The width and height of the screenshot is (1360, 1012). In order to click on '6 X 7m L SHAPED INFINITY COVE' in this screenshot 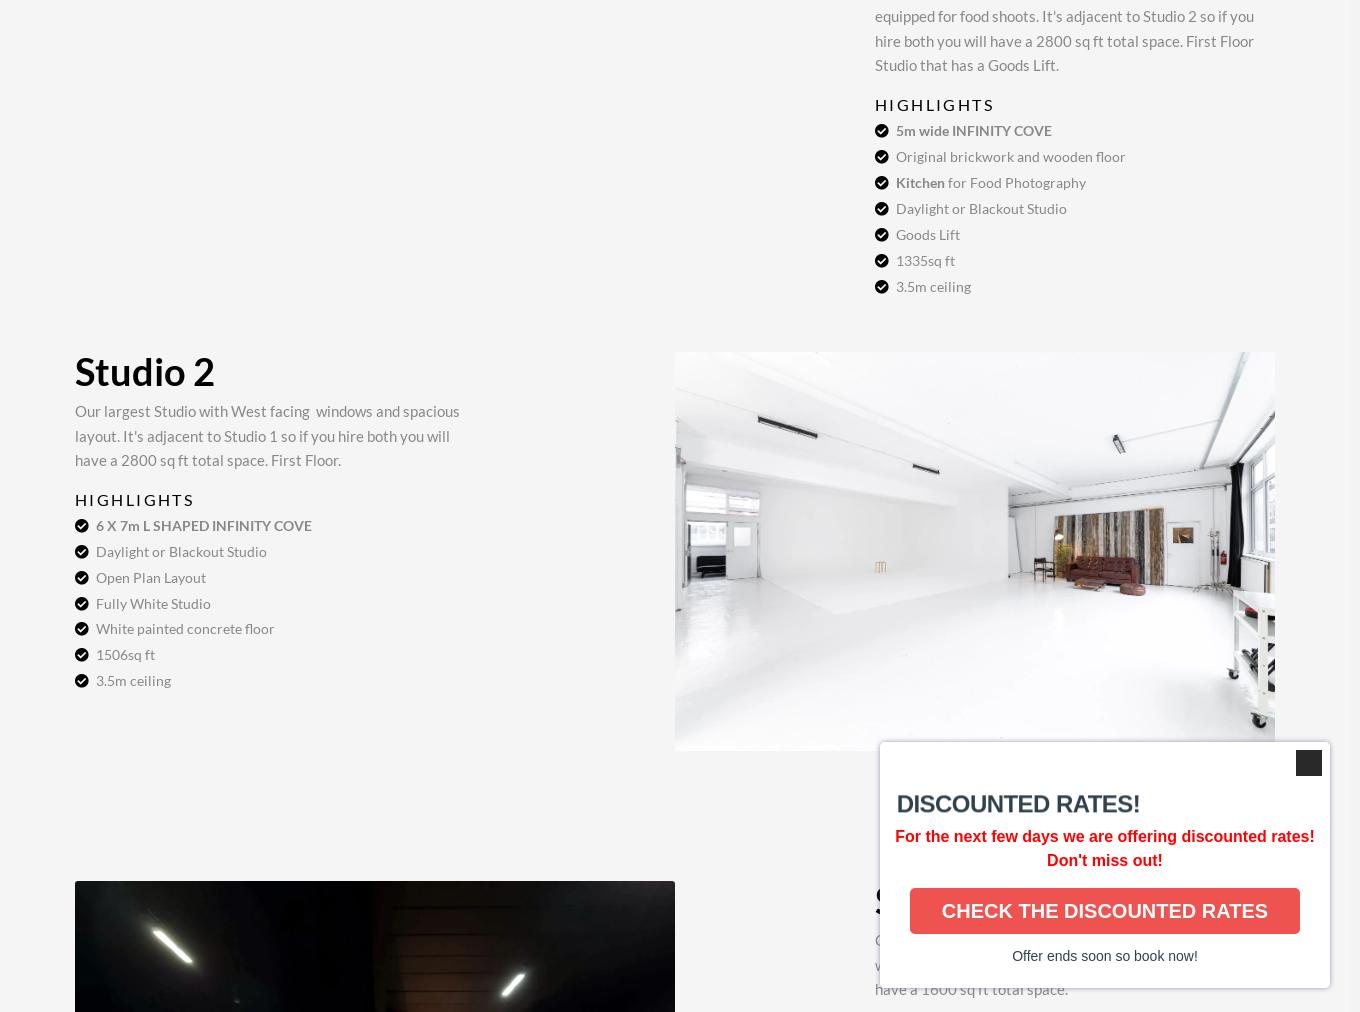, I will do `click(203, 523)`.